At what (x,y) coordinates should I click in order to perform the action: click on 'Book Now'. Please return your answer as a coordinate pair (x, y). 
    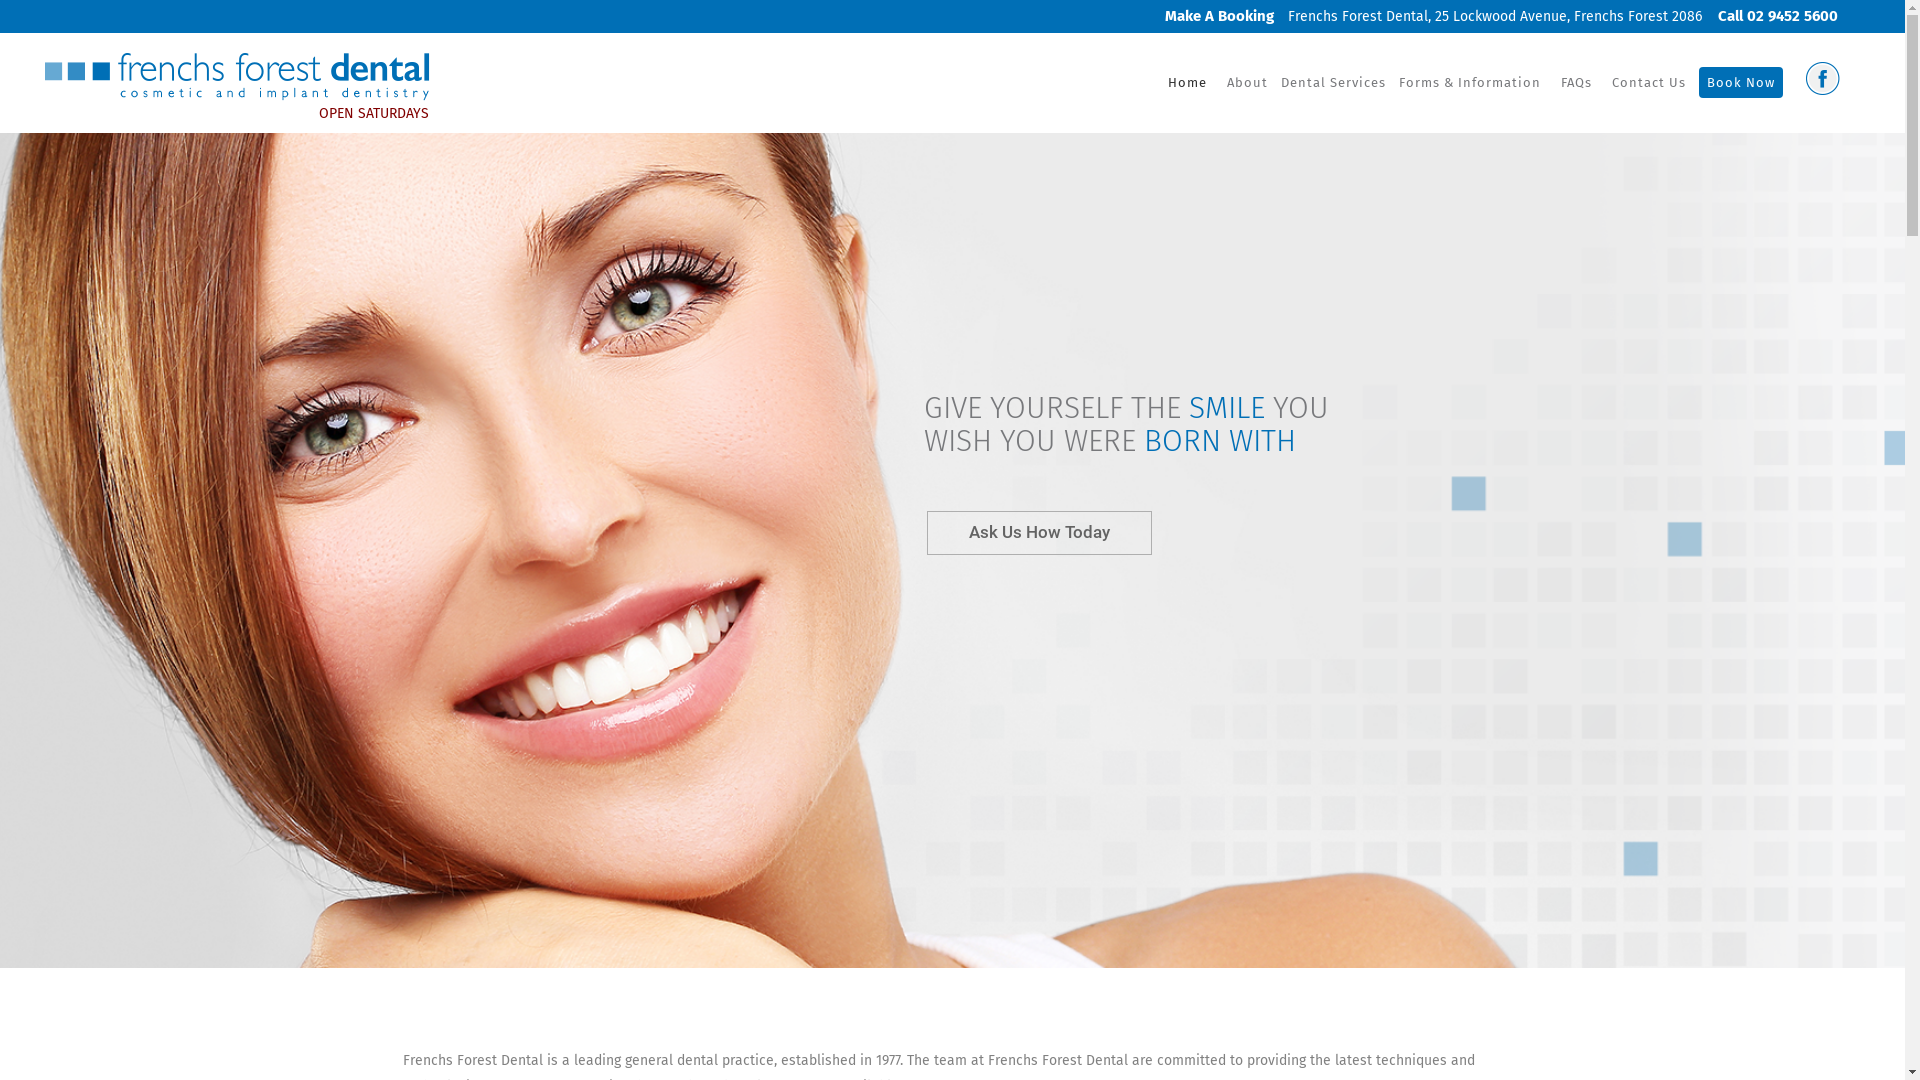
    Looking at the image, I should click on (1740, 82).